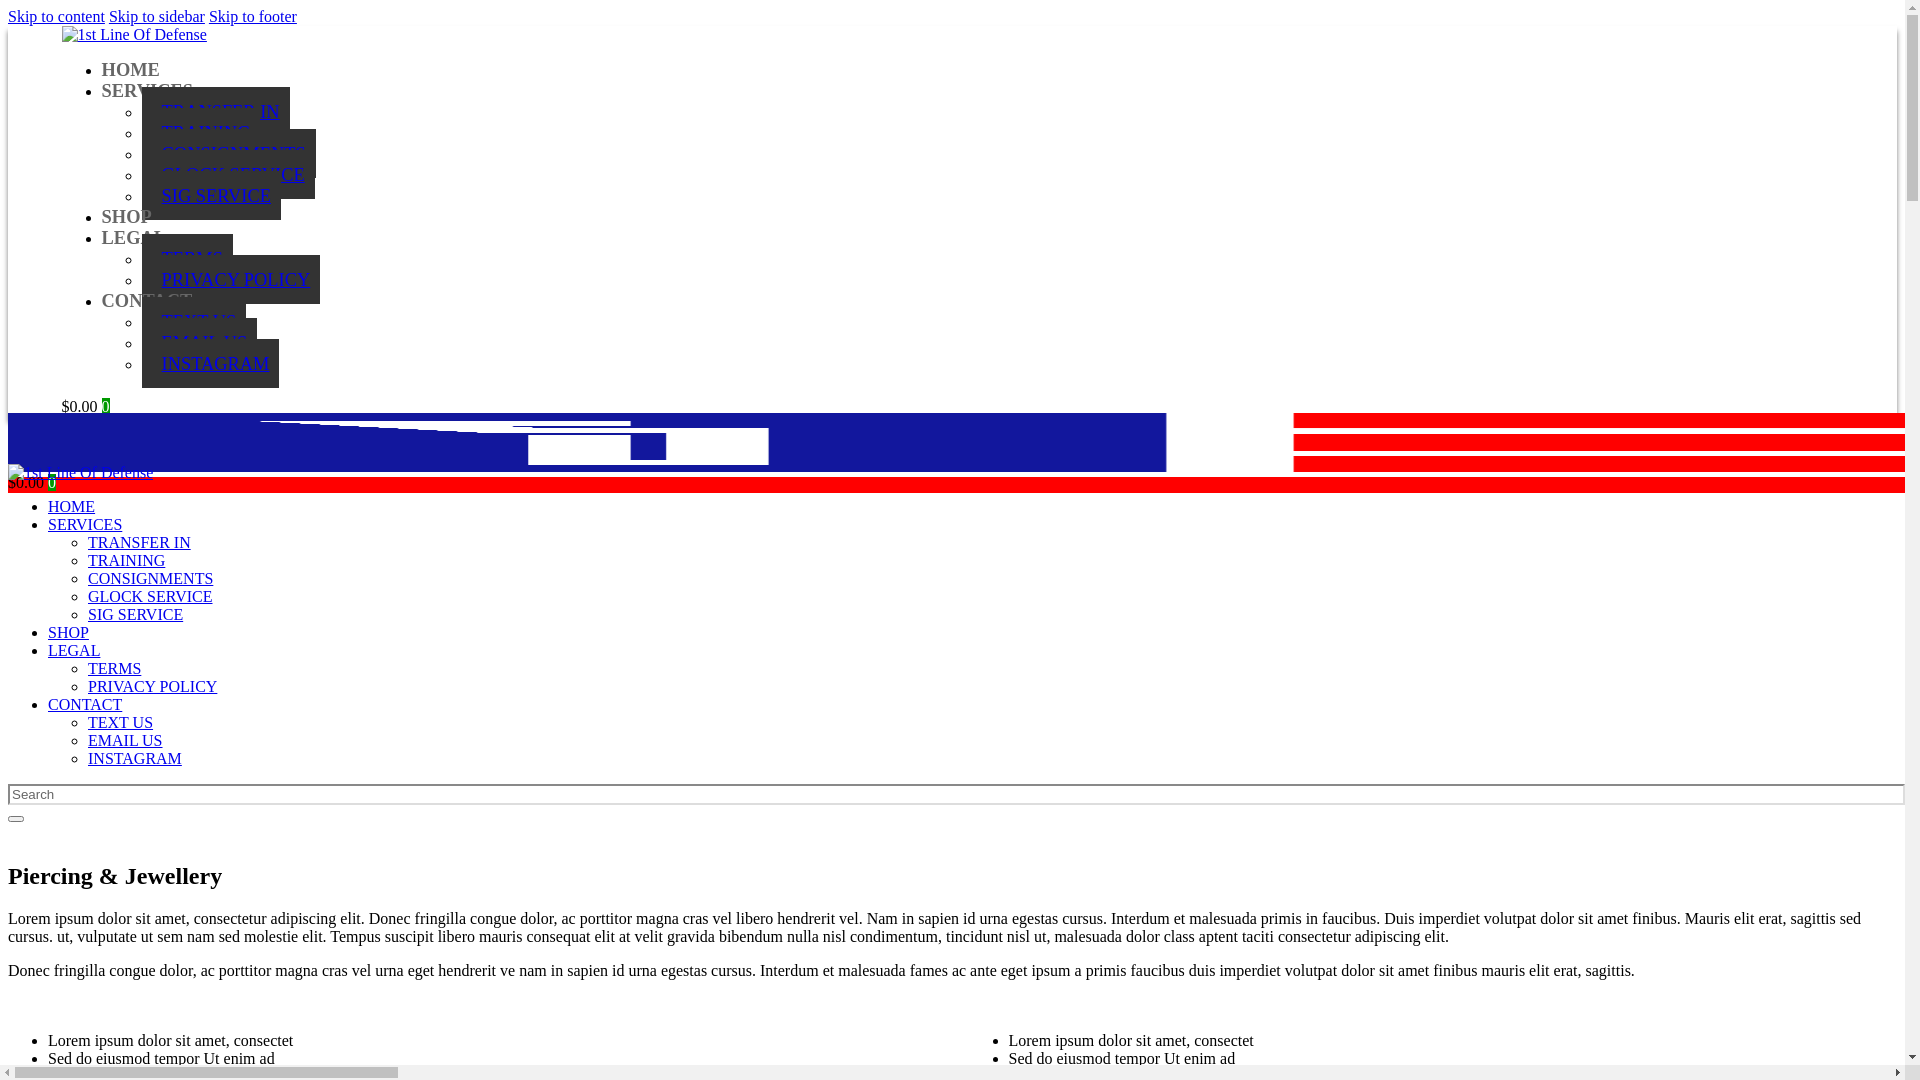 The image size is (1920, 1080). I want to click on 'PRIVACY POLICY', so click(86, 685).